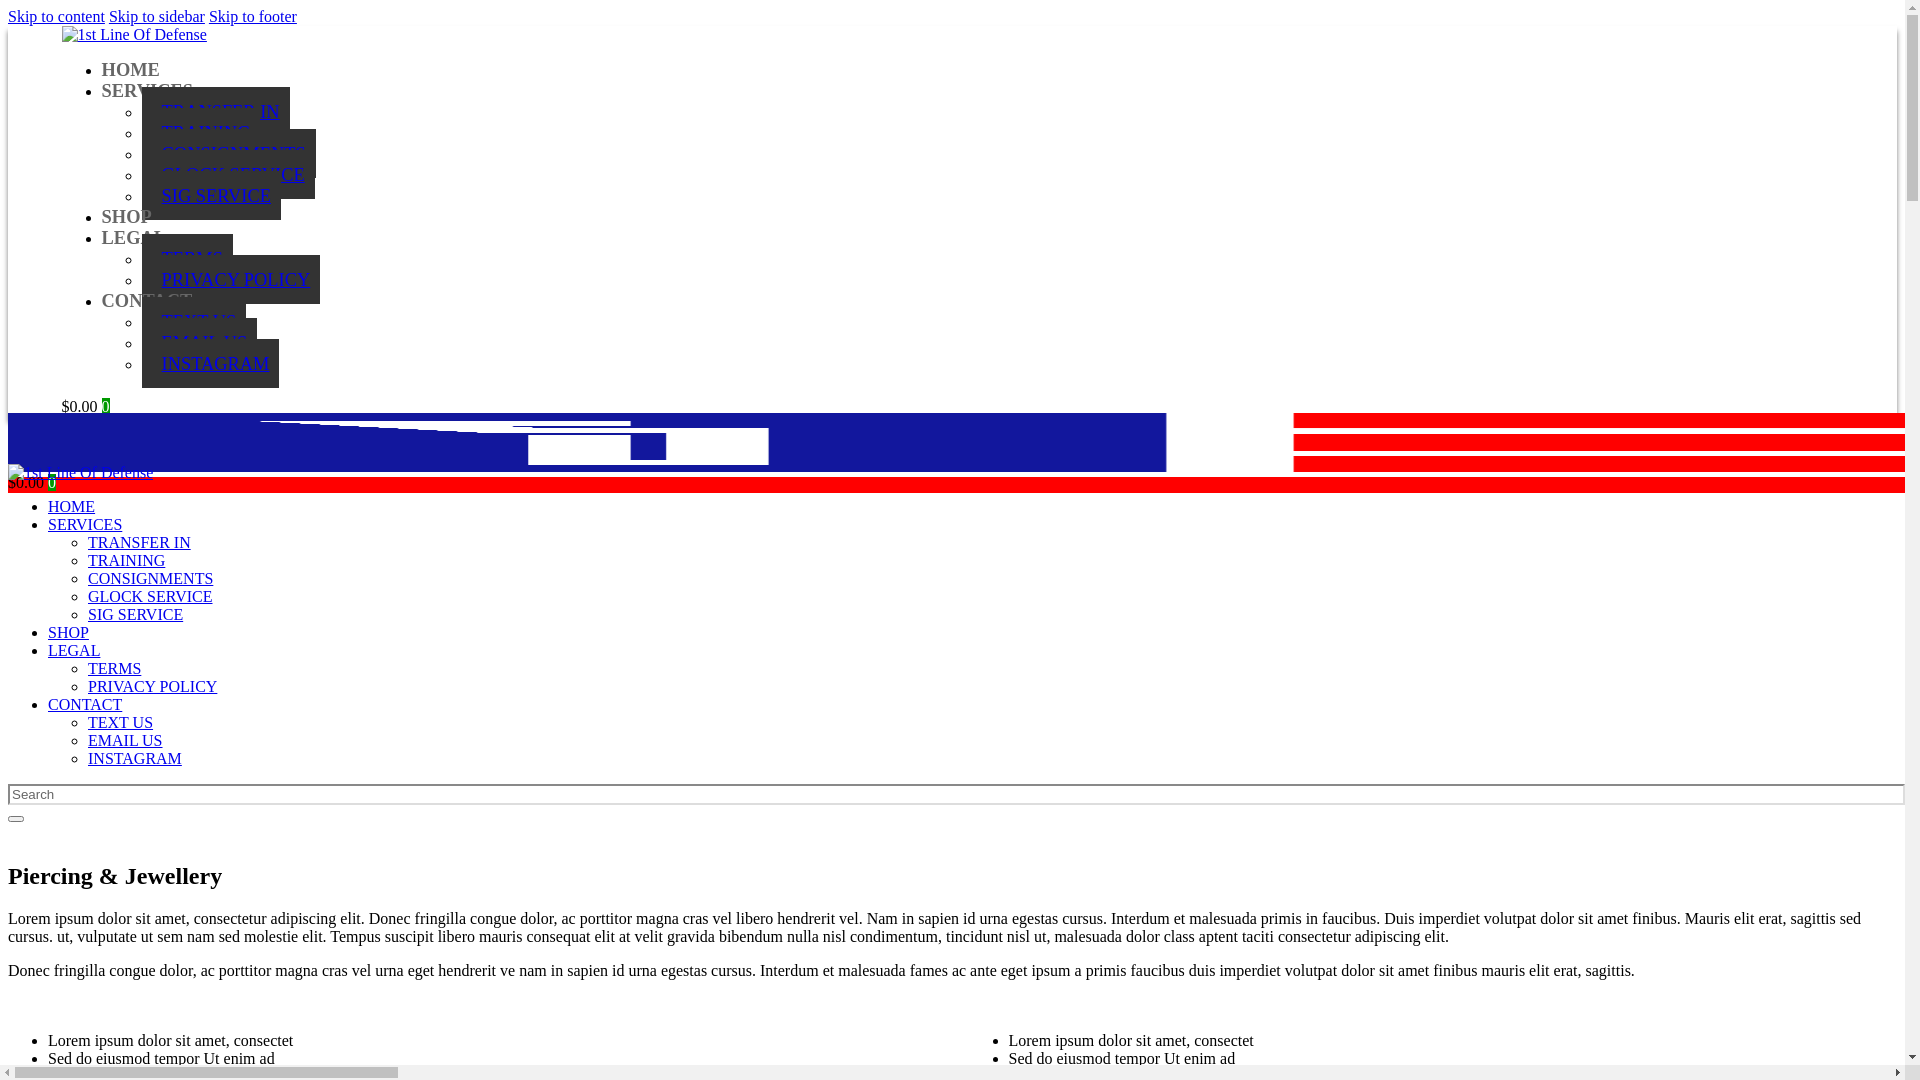 The image size is (1920, 1080). I want to click on 'PRIVACY POLICY', so click(86, 685).